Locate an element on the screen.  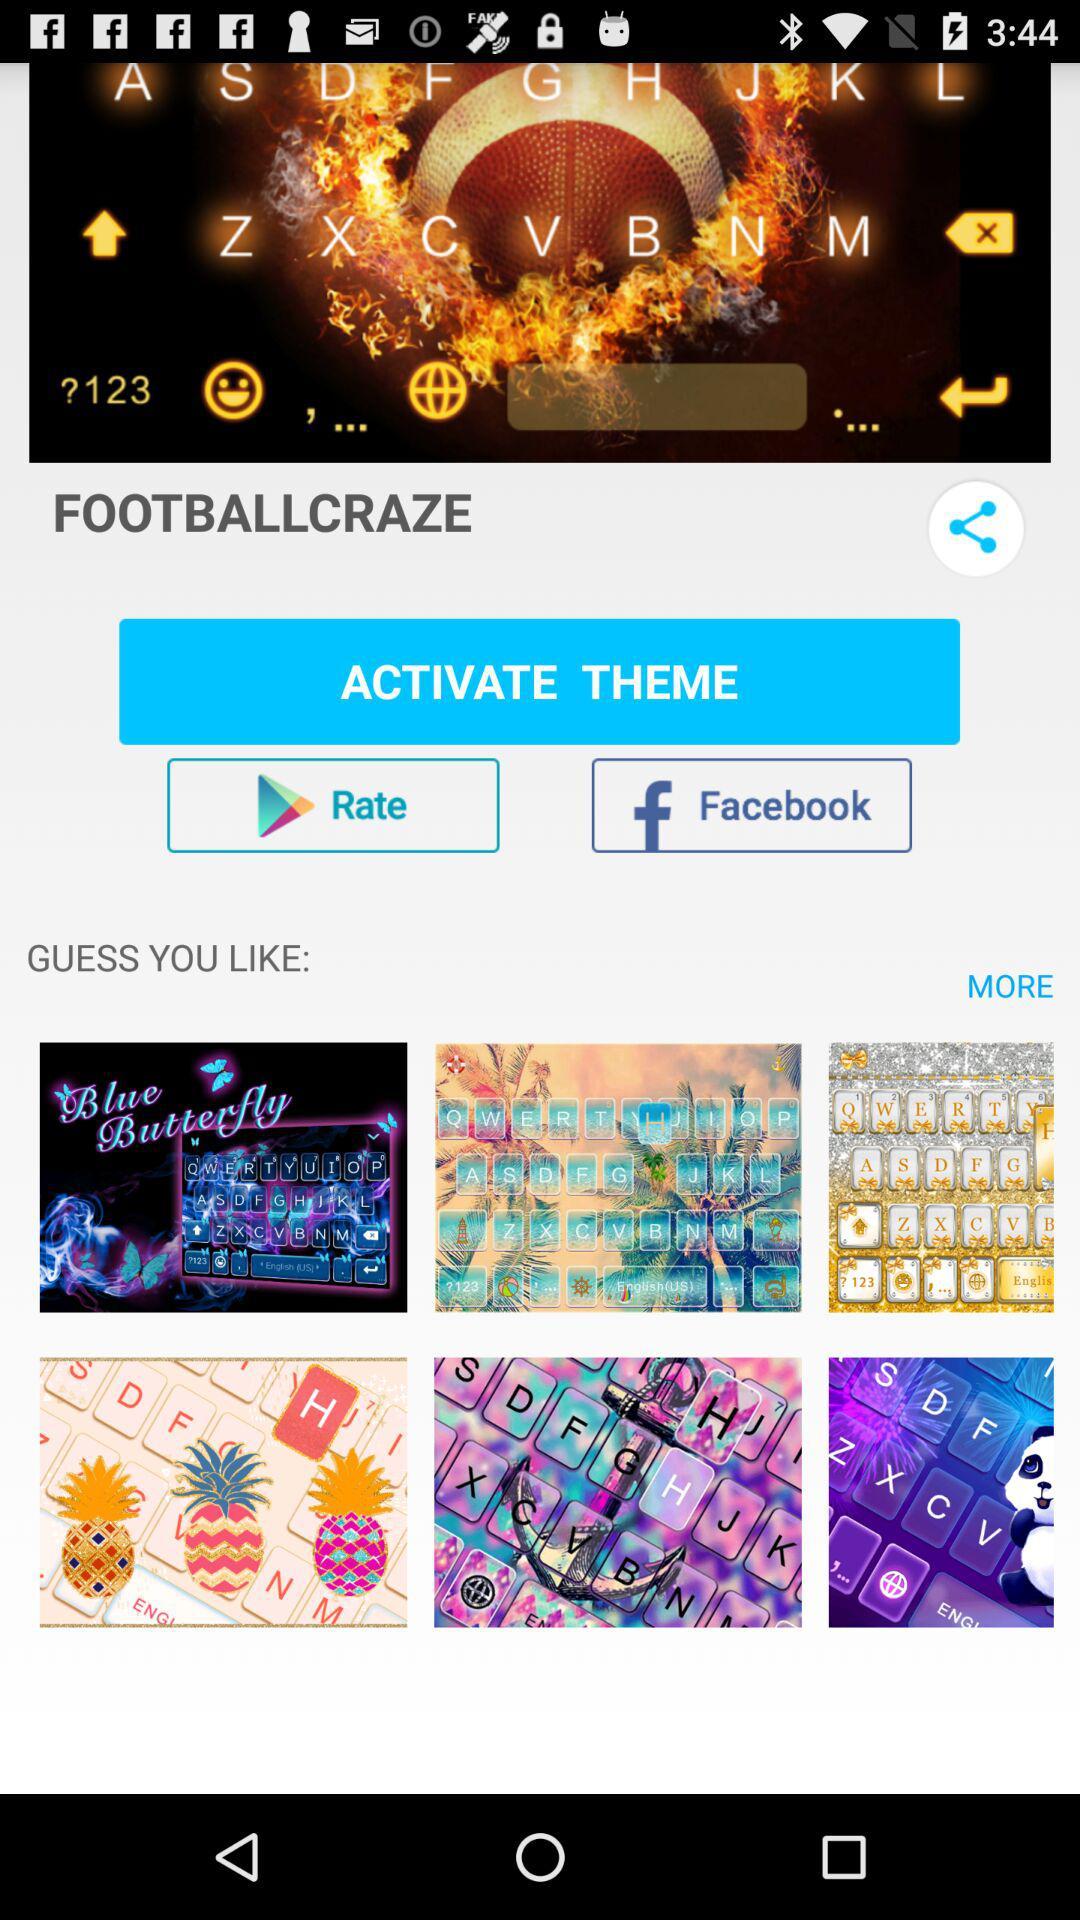
rate app in playstore is located at coordinates (332, 805).